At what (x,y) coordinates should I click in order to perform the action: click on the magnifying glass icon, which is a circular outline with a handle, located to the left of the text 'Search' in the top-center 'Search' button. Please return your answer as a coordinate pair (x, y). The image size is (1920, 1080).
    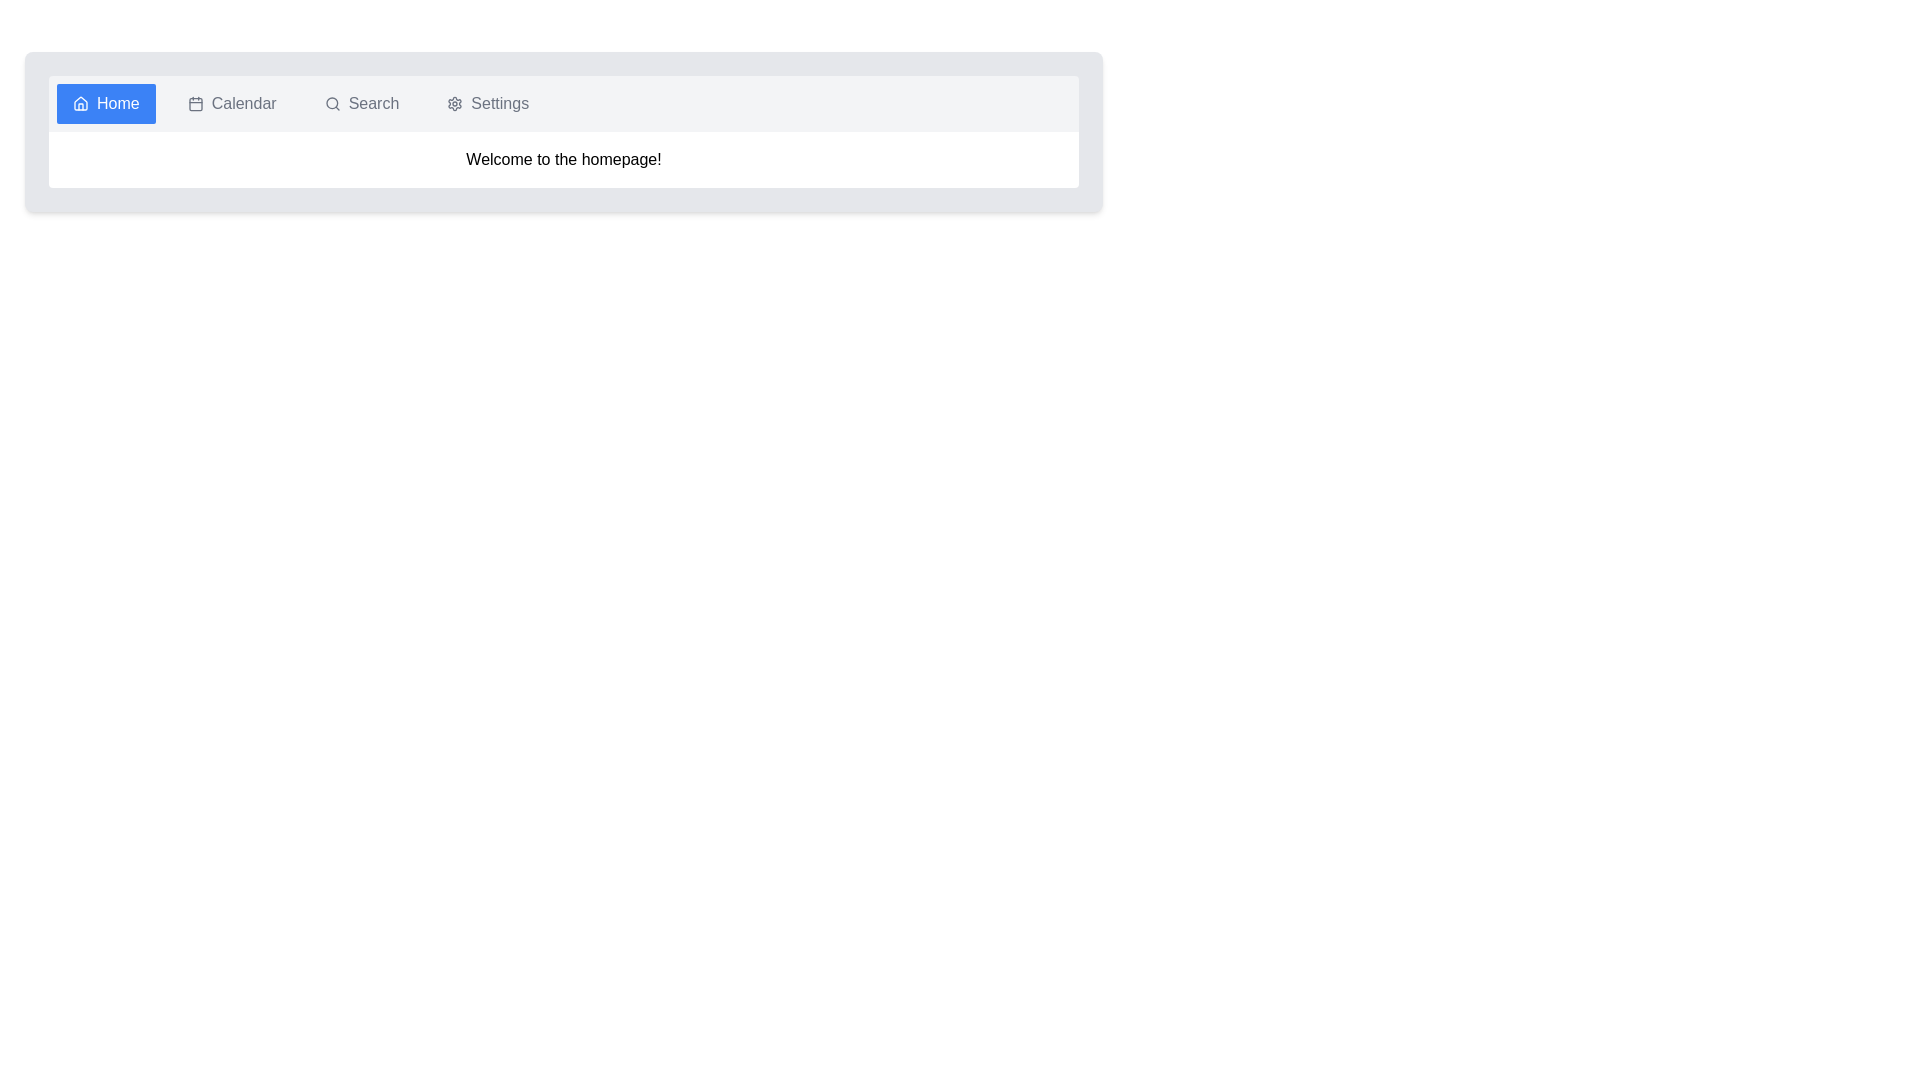
    Looking at the image, I should click on (332, 104).